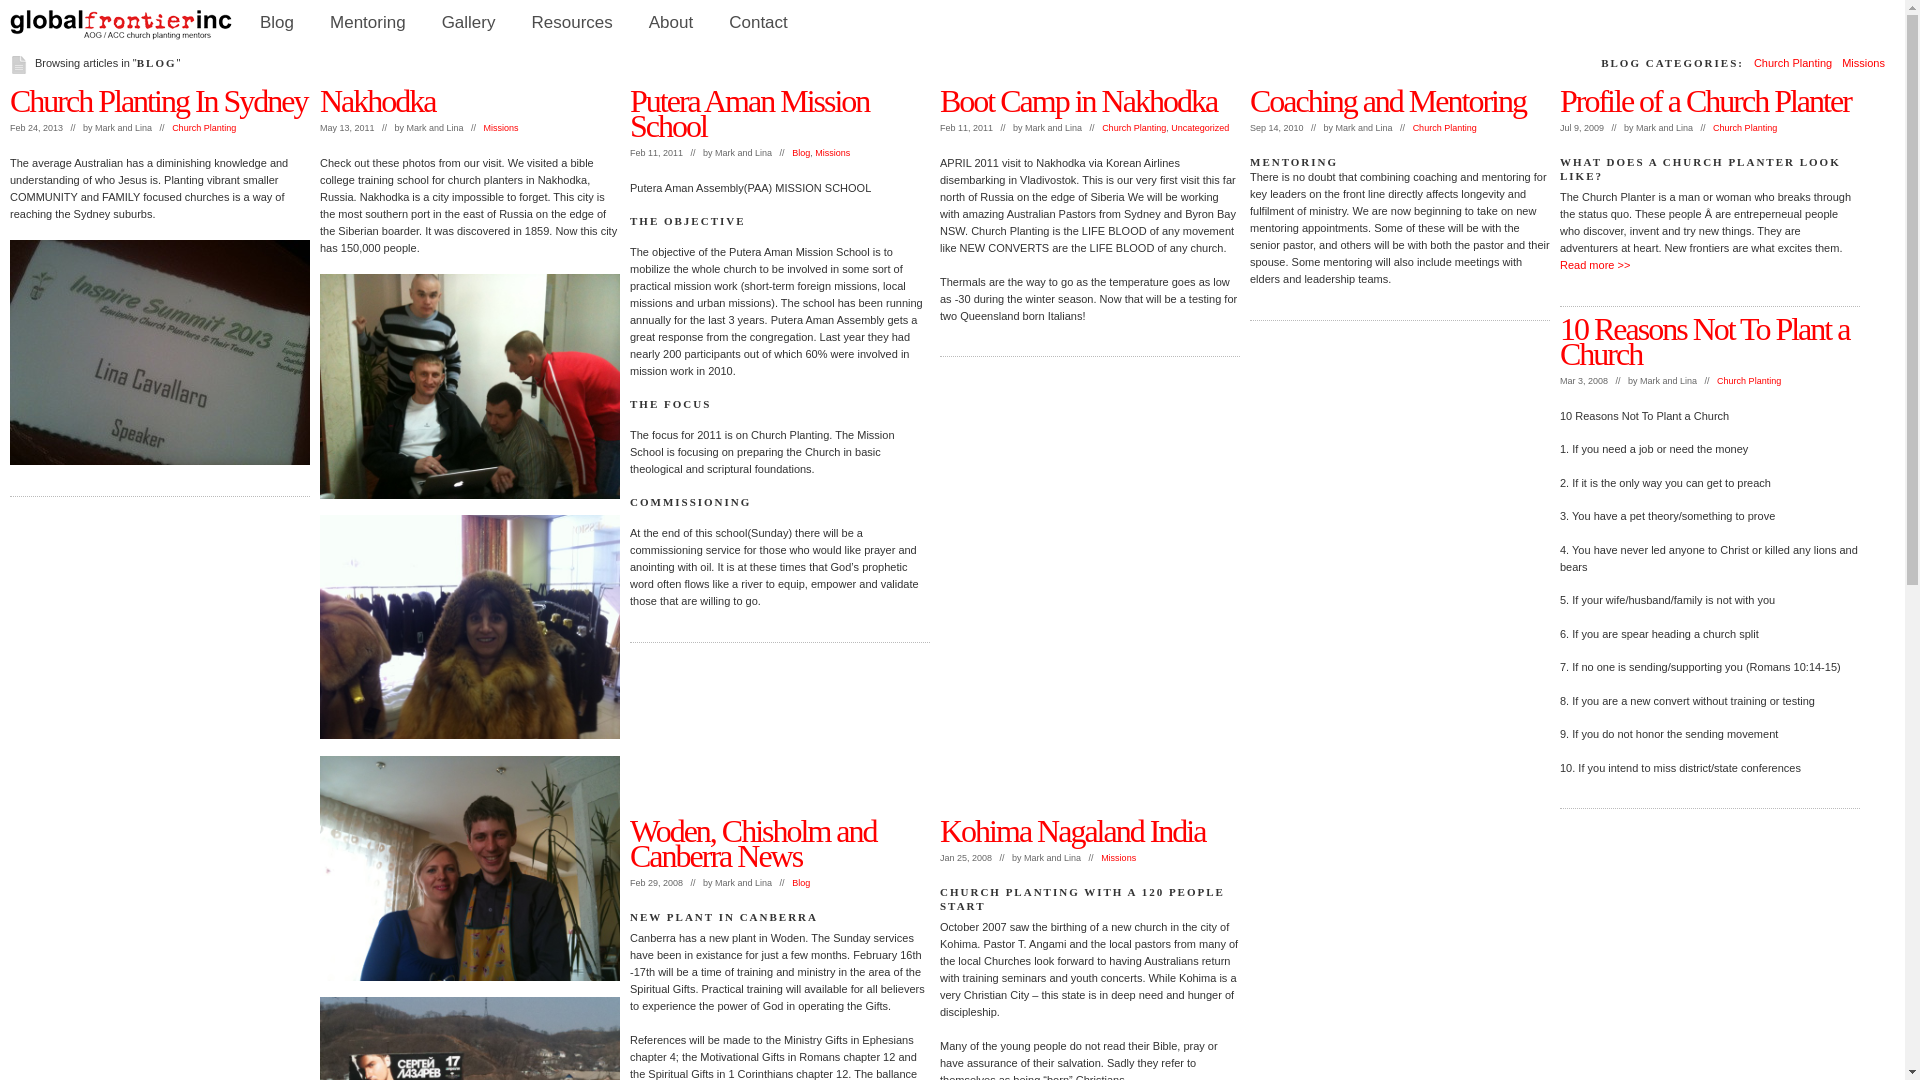 The image size is (1920, 1080). Describe the element at coordinates (1593, 264) in the screenshot. I see `'Read more >>'` at that location.